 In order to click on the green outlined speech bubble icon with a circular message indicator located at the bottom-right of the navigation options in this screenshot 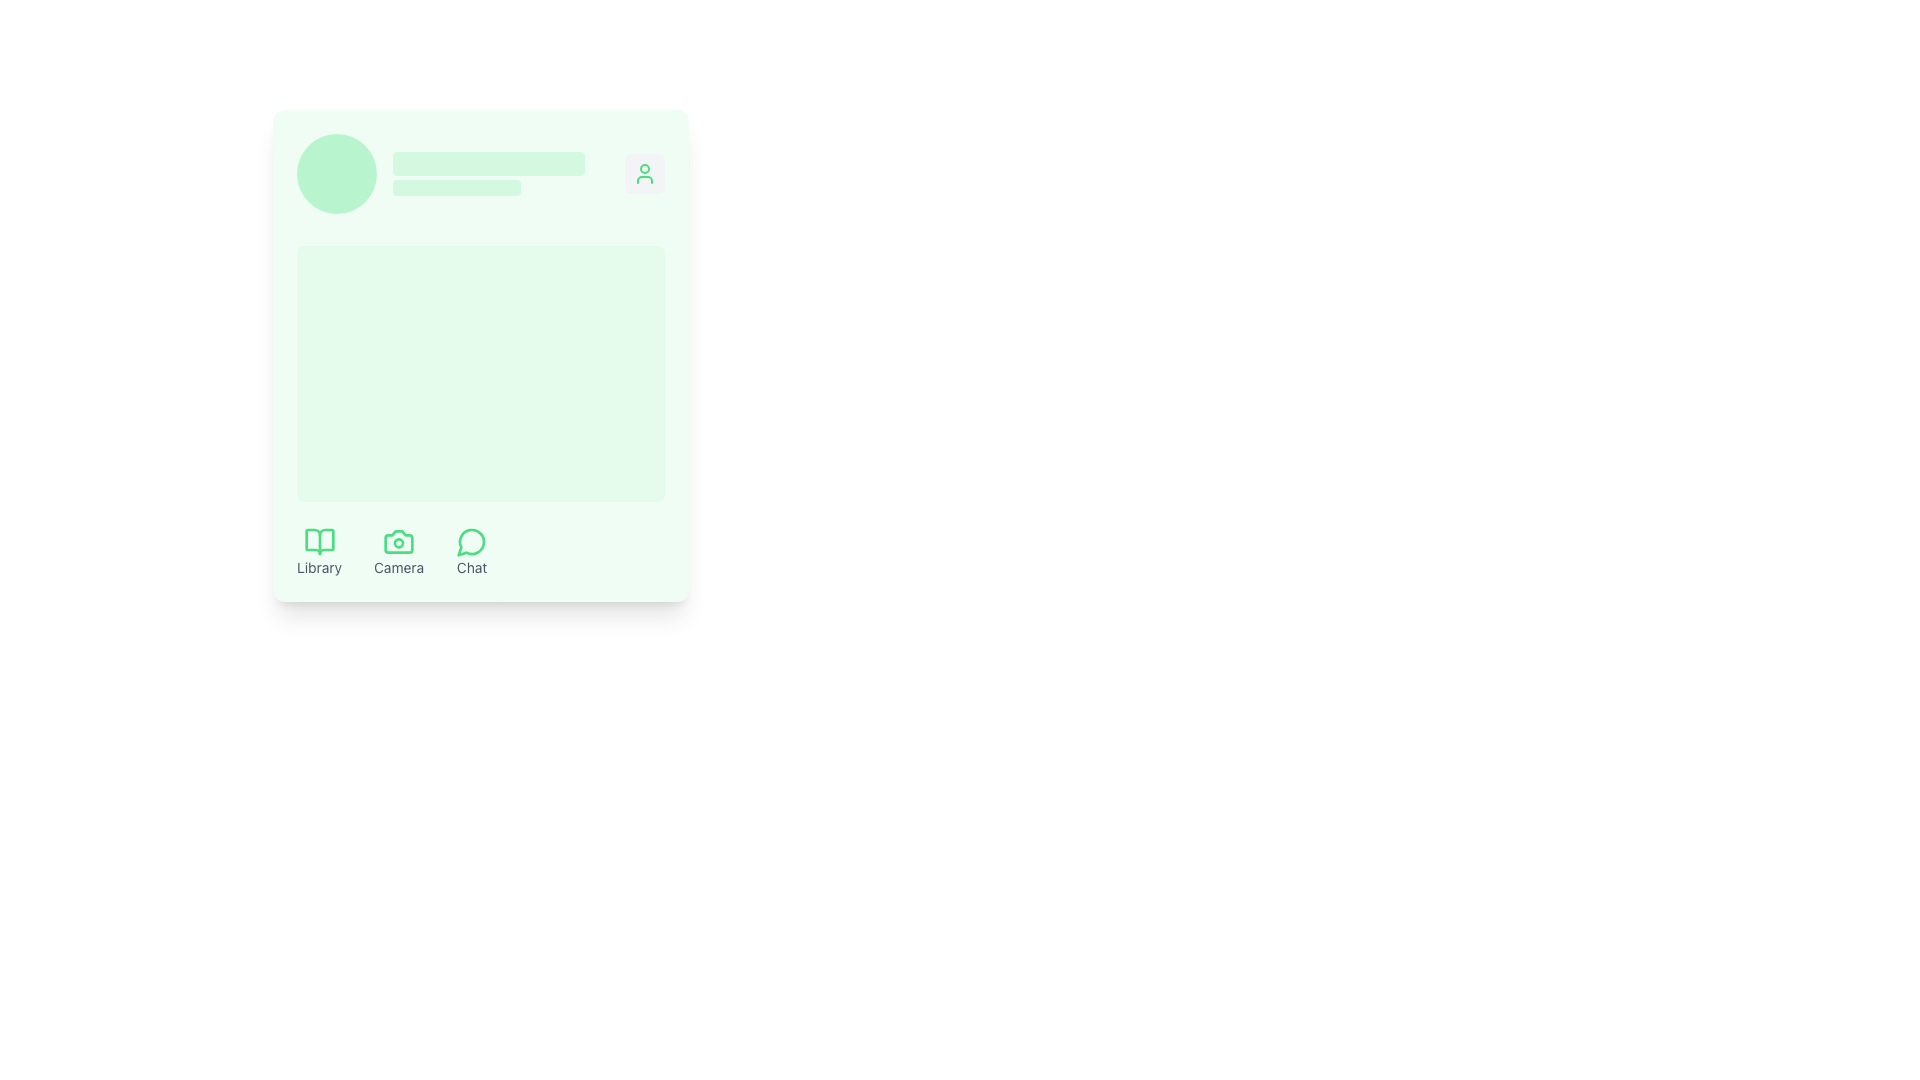, I will do `click(471, 542)`.